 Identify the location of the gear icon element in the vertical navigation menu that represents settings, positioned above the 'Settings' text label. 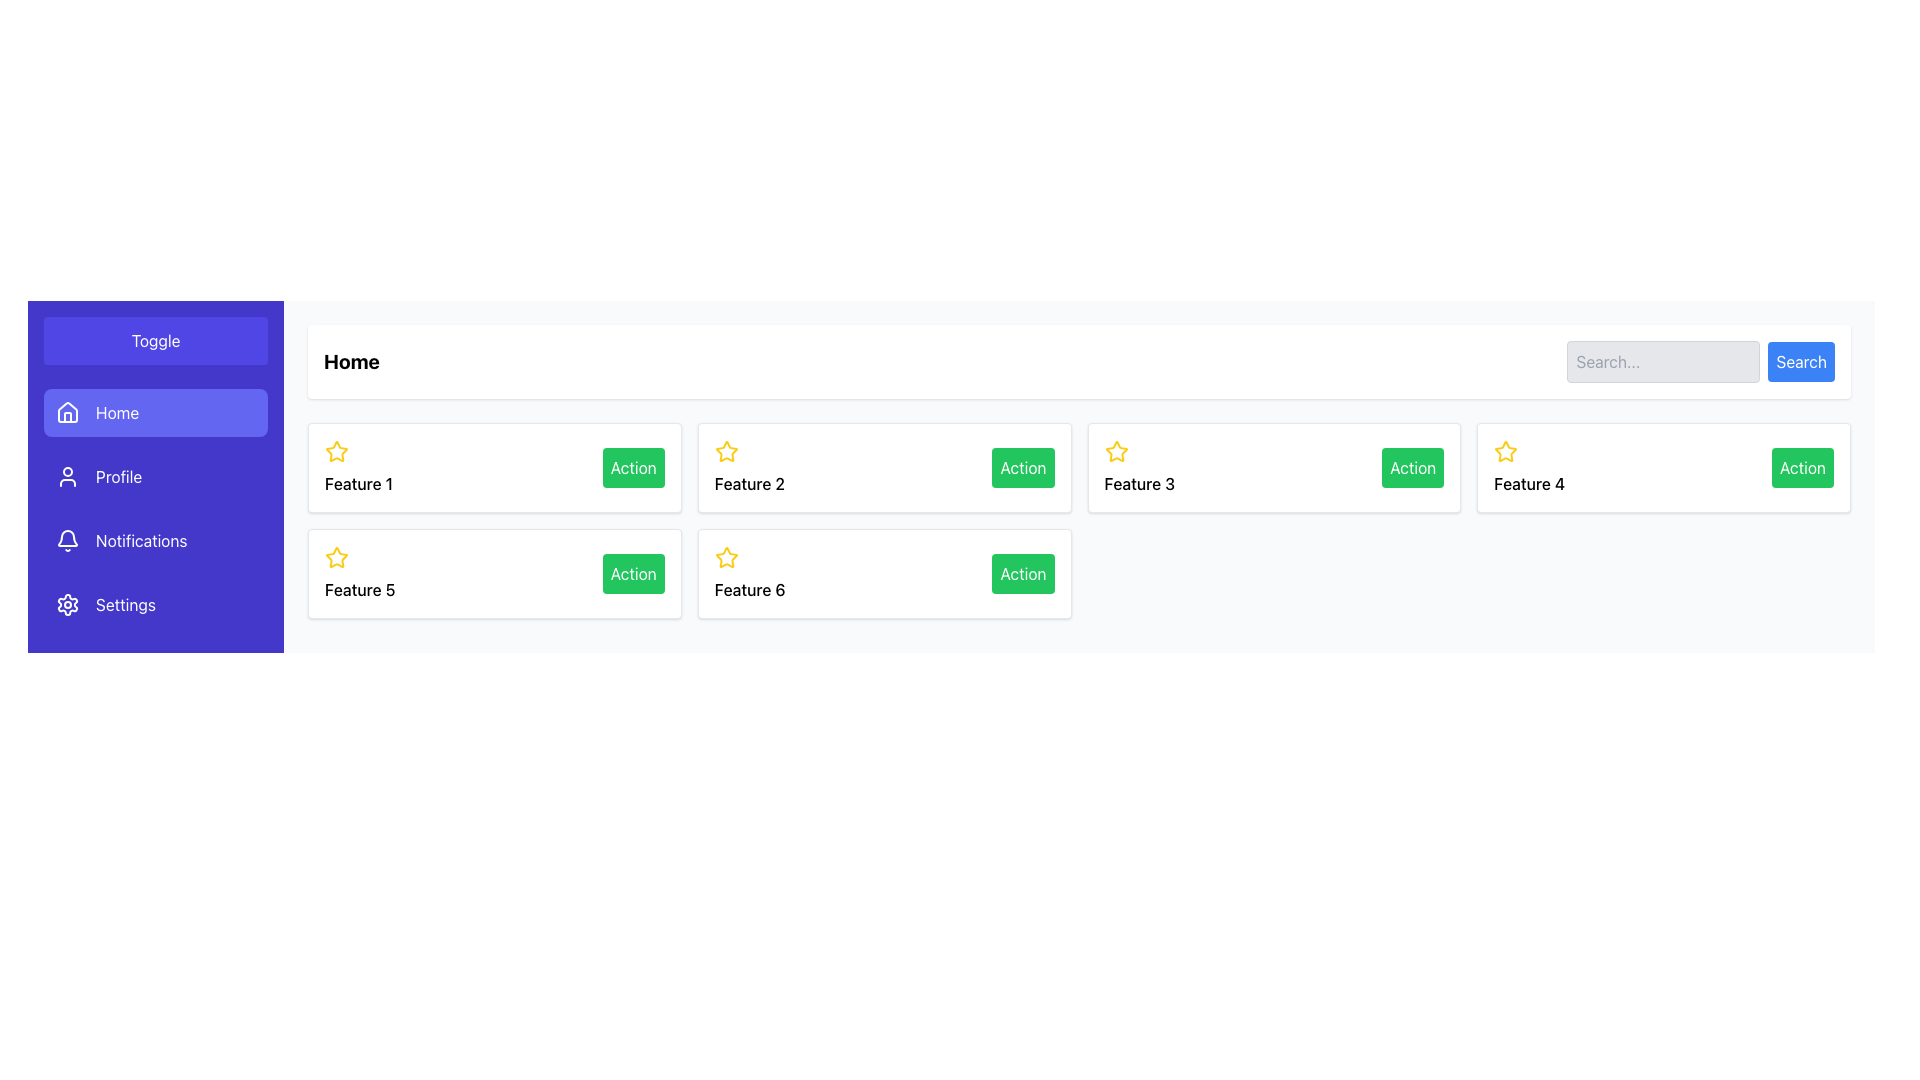
(67, 604).